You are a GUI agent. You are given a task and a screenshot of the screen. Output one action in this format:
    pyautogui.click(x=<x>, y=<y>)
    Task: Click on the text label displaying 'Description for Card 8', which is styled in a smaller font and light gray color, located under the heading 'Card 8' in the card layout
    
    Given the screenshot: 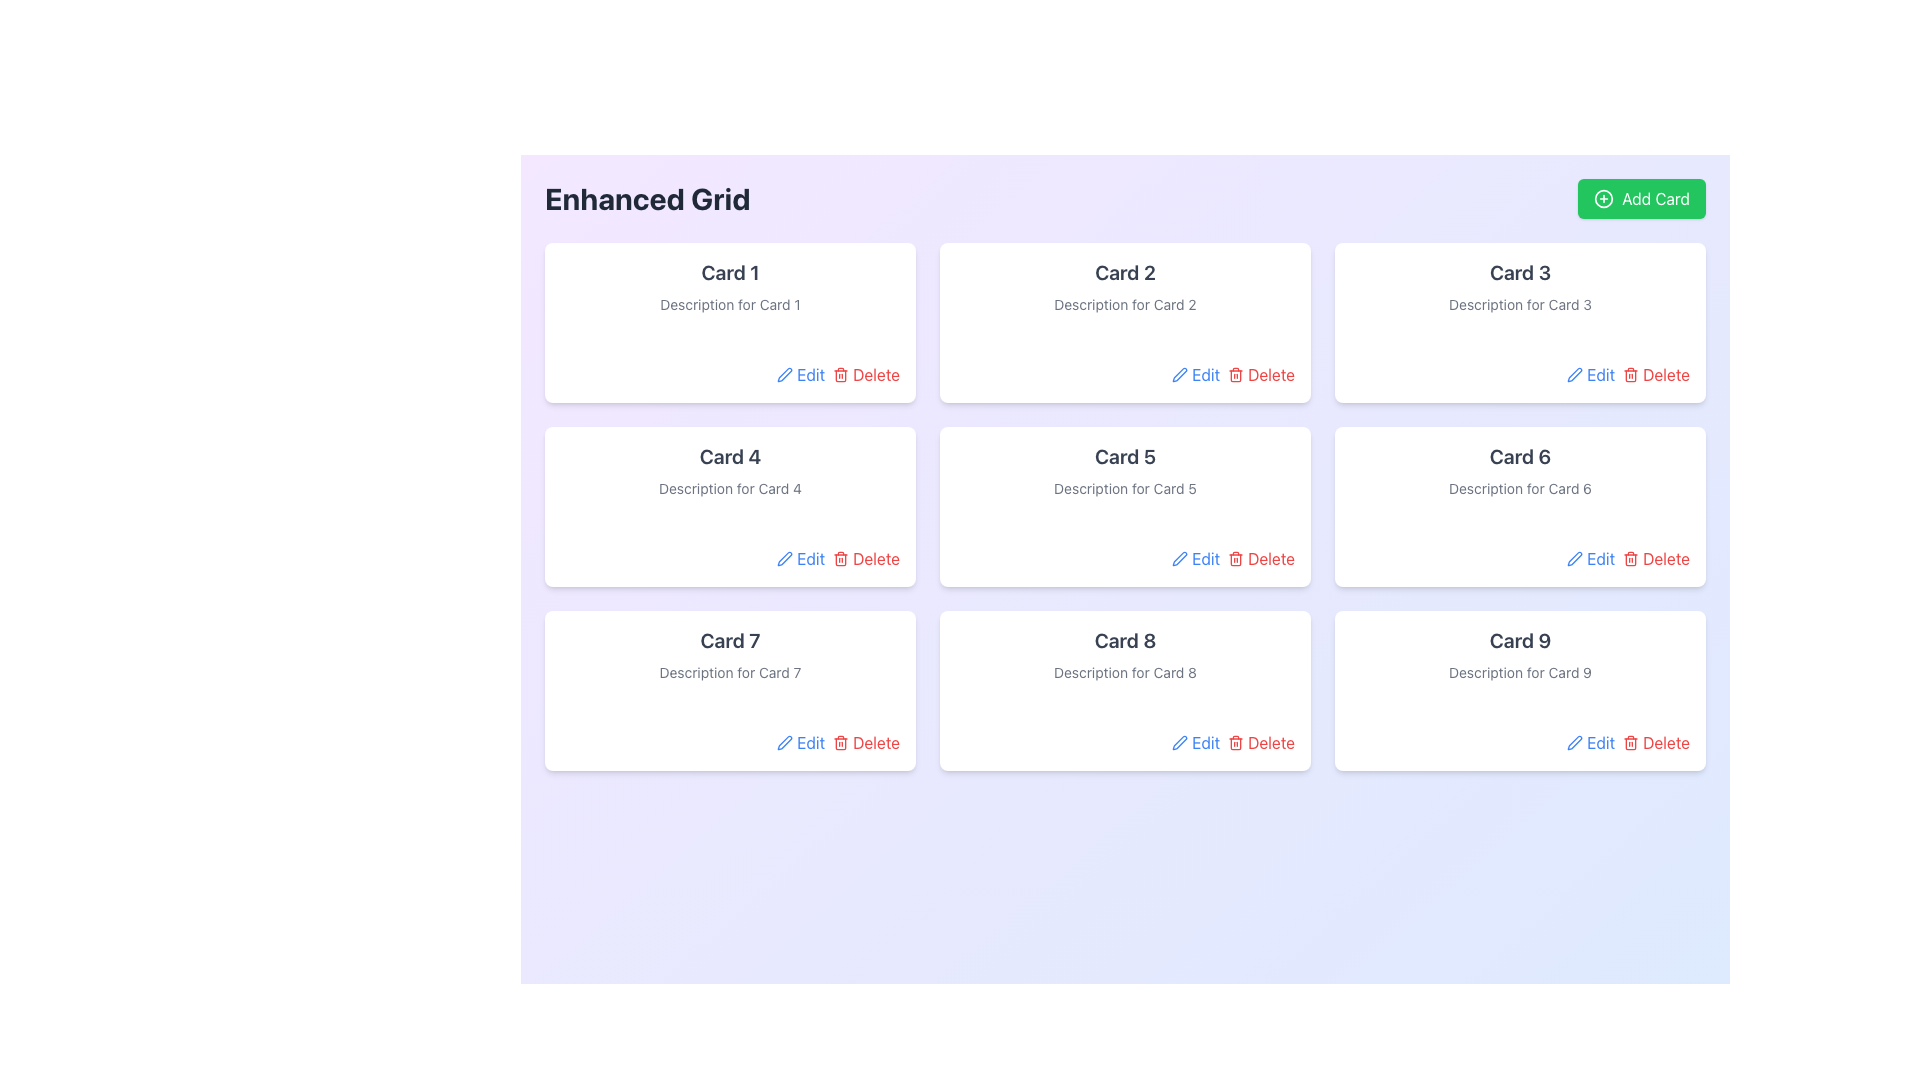 What is the action you would take?
    pyautogui.click(x=1125, y=672)
    